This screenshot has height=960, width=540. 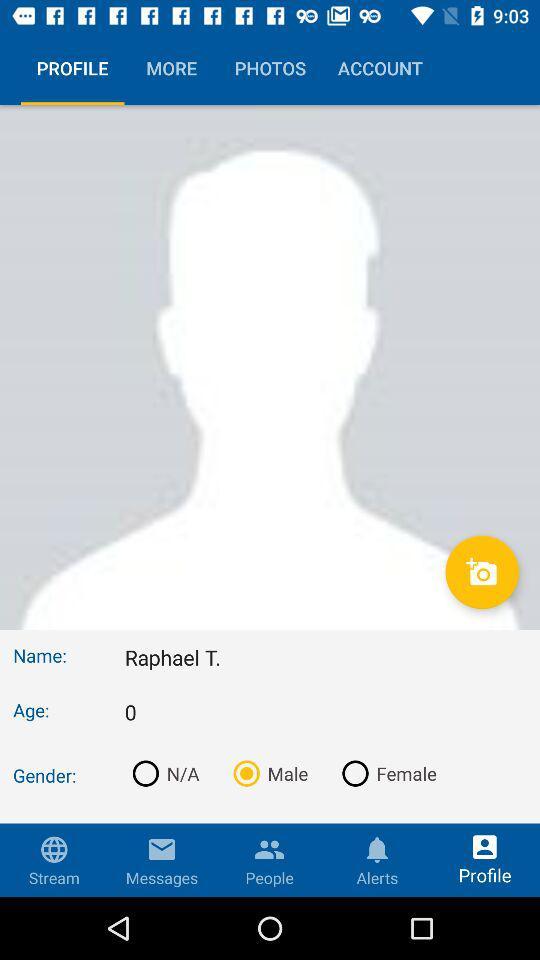 What do you see at coordinates (266, 772) in the screenshot?
I see `the item below the 0 item` at bounding box center [266, 772].